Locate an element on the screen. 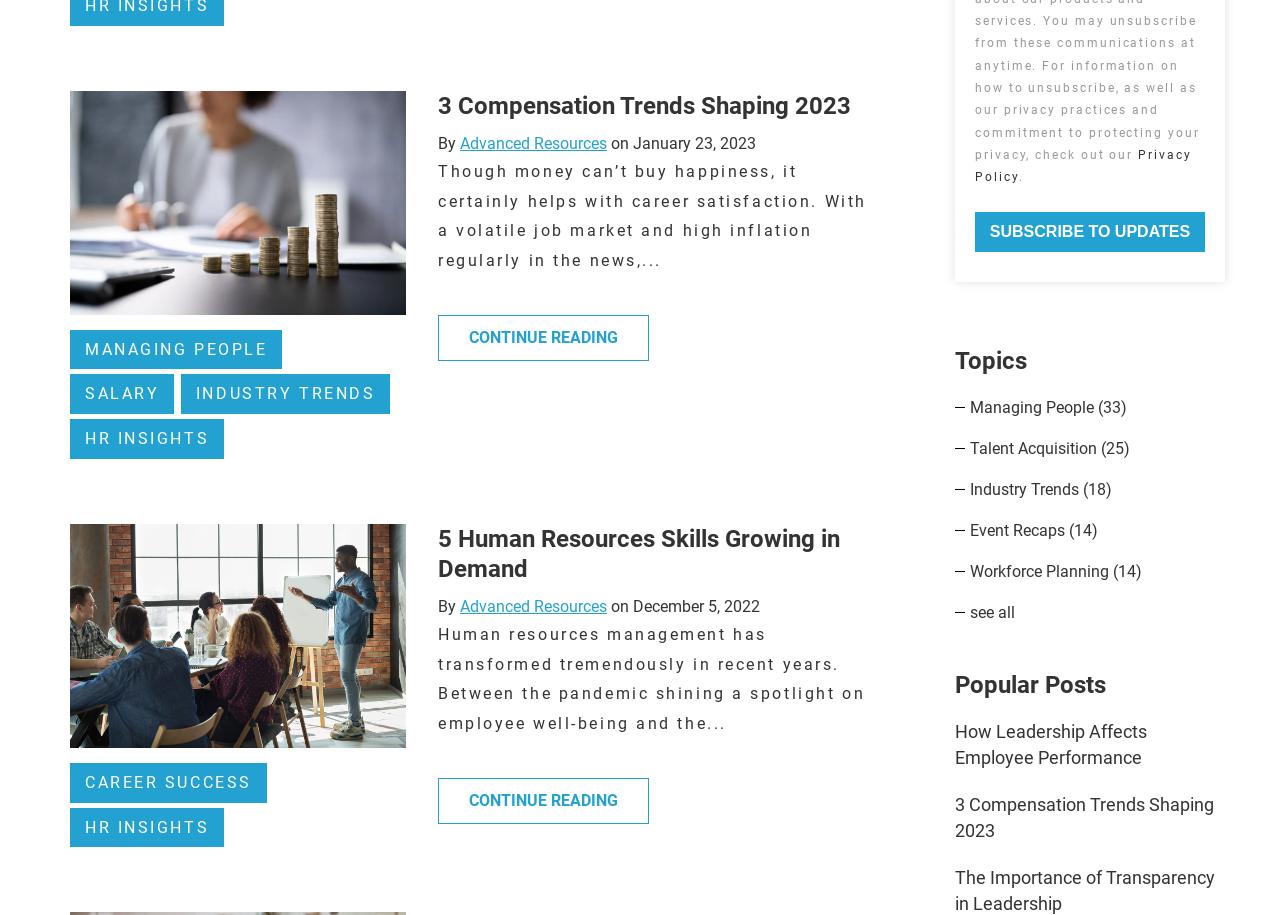 The height and width of the screenshot is (915, 1280). 'Privacy Policy' is located at coordinates (1081, 164).